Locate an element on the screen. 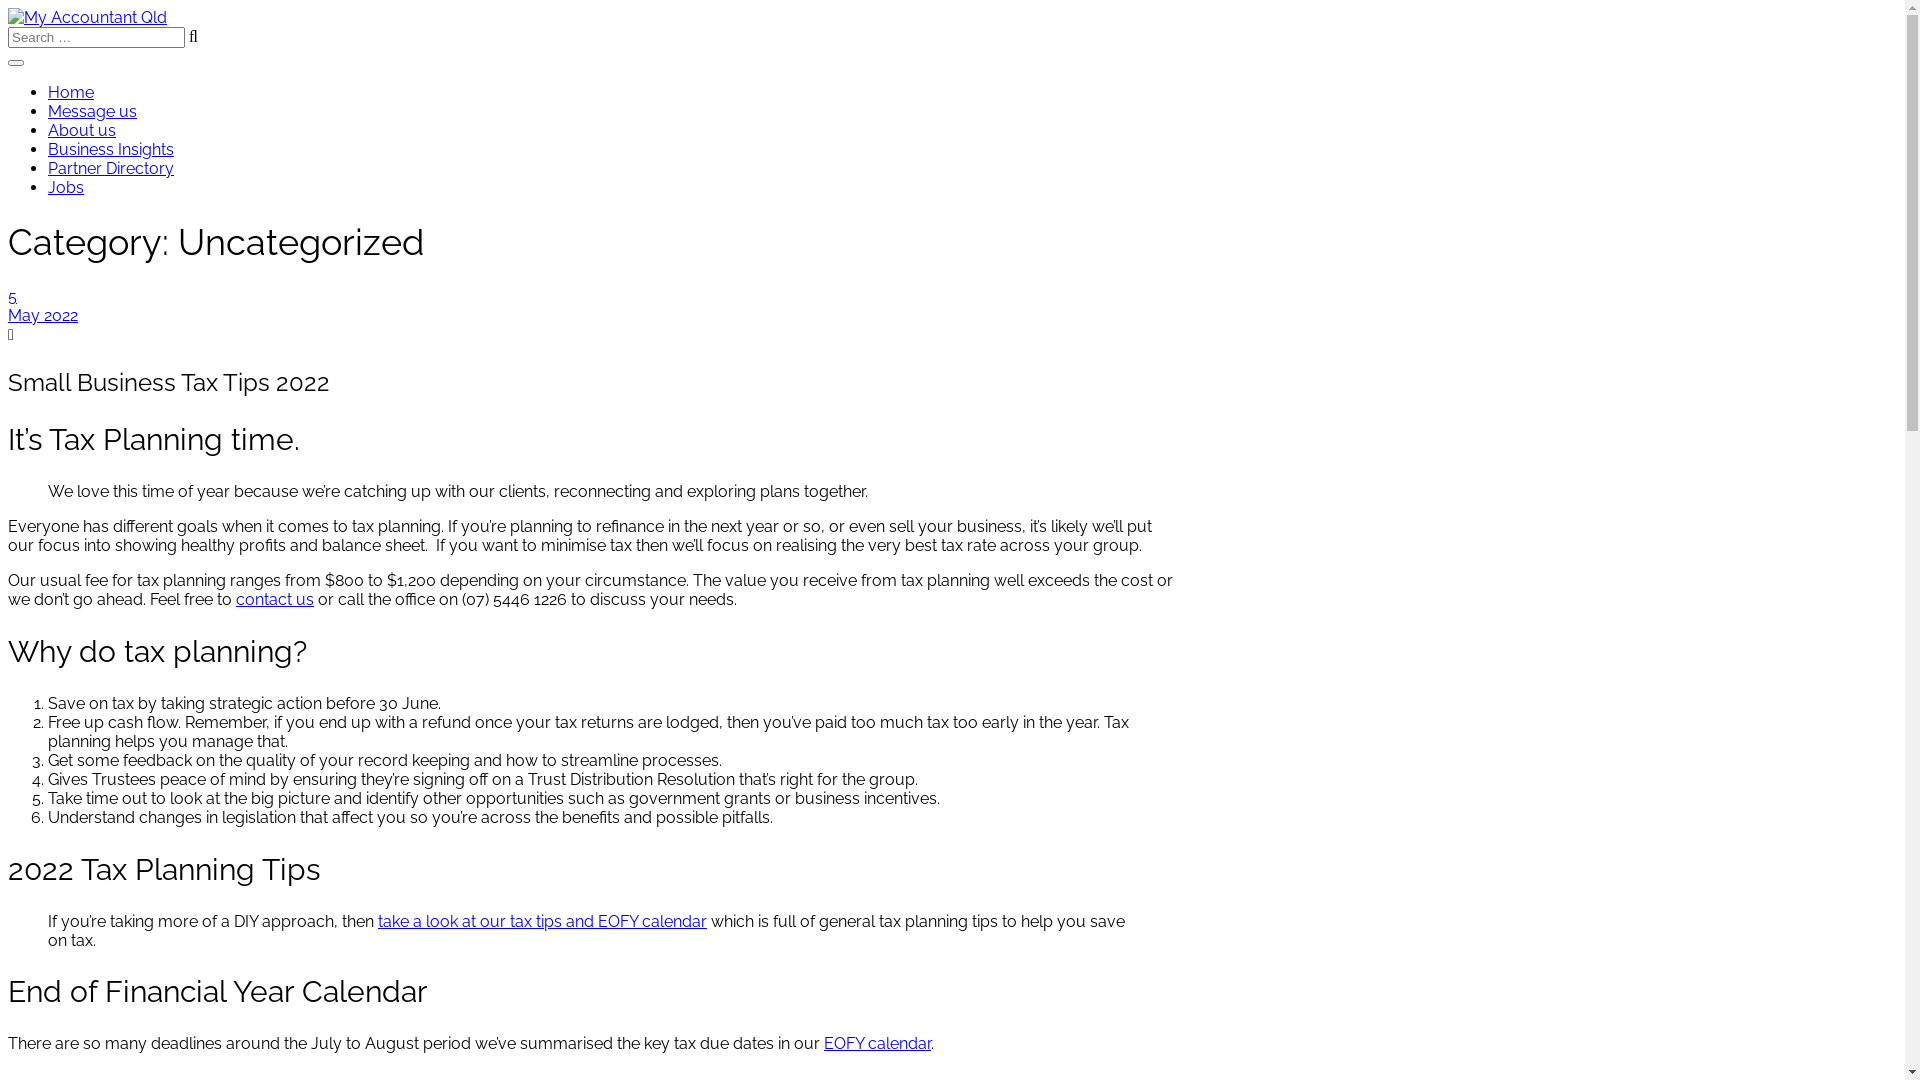 Image resolution: width=1920 pixels, height=1080 pixels. 'Home' is located at coordinates (48, 92).